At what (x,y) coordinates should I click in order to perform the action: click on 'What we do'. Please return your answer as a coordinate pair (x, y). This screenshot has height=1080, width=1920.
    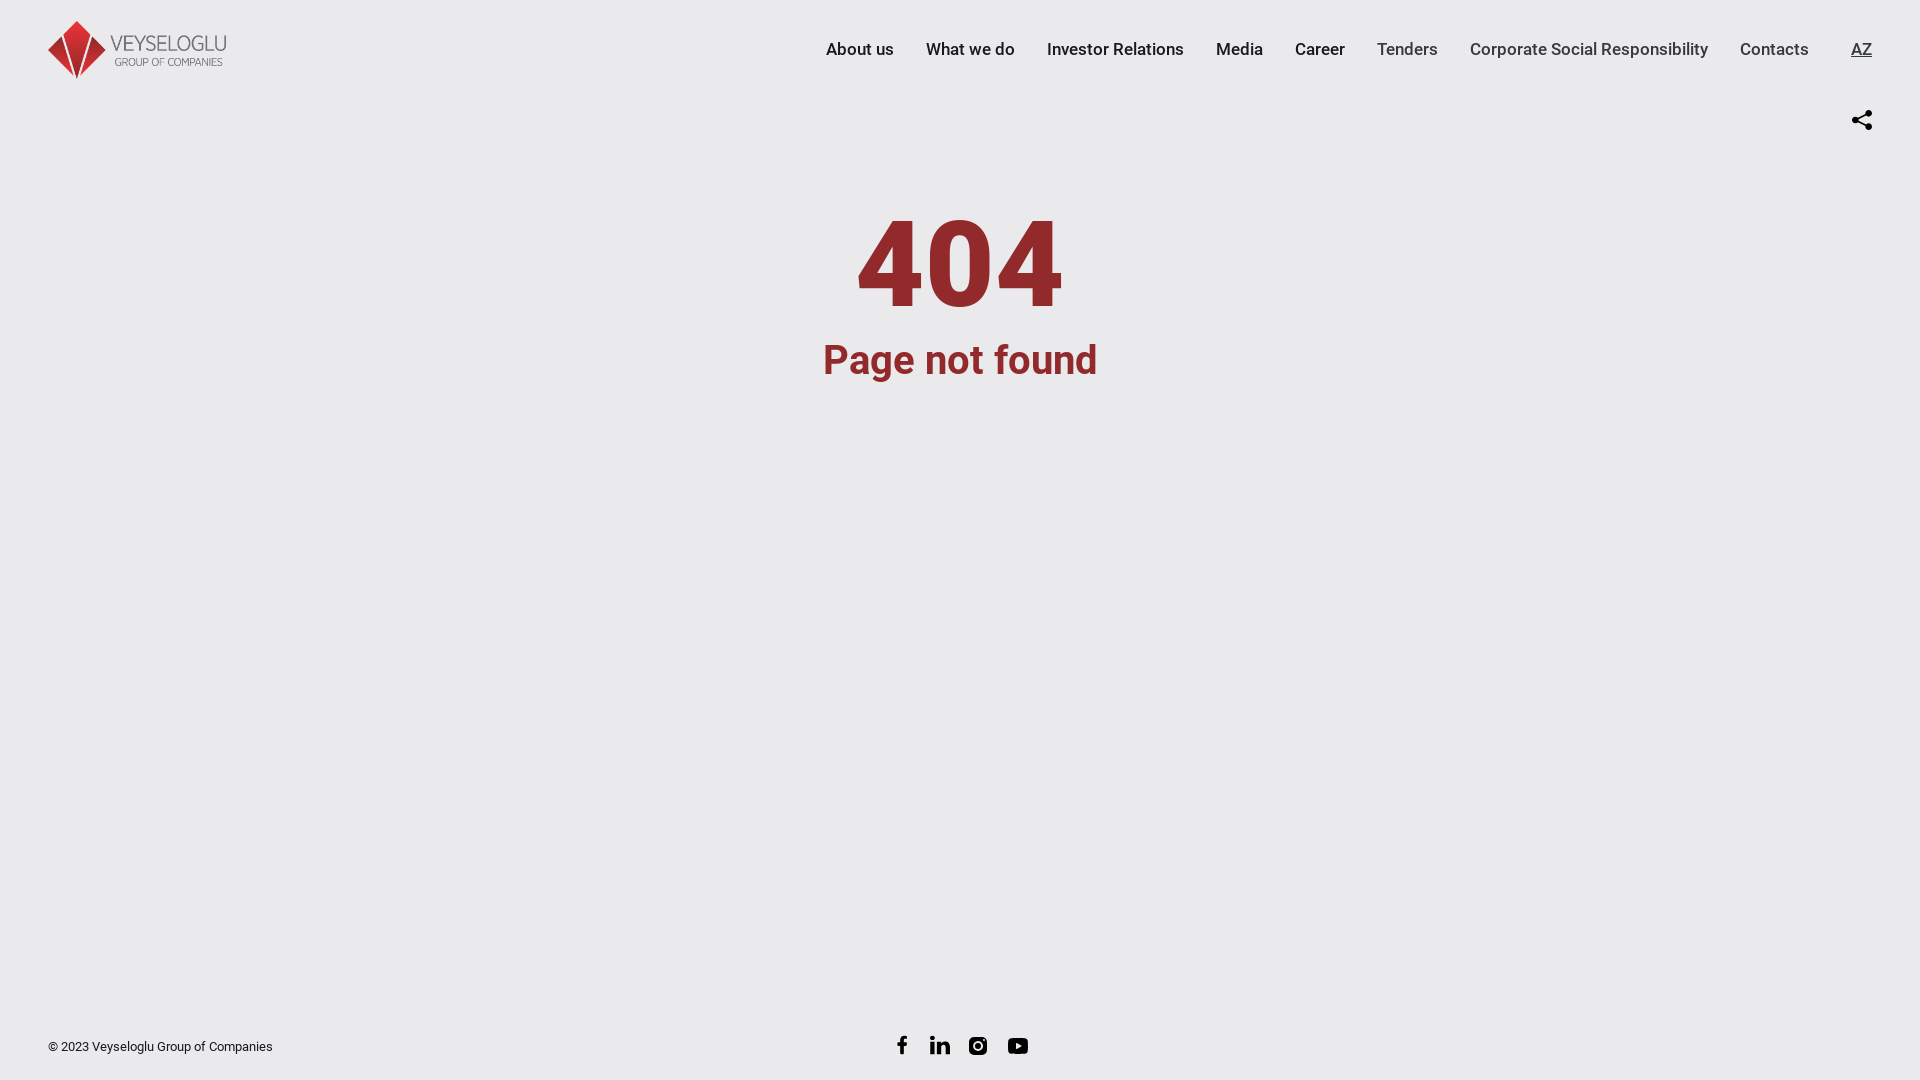
    Looking at the image, I should click on (970, 48).